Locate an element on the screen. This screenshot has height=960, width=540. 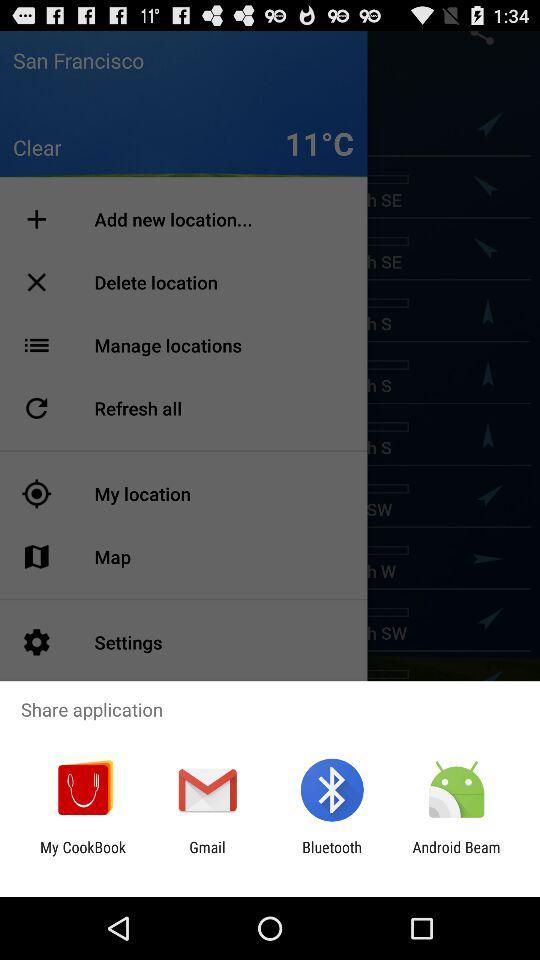
app next to android beam app is located at coordinates (332, 855).